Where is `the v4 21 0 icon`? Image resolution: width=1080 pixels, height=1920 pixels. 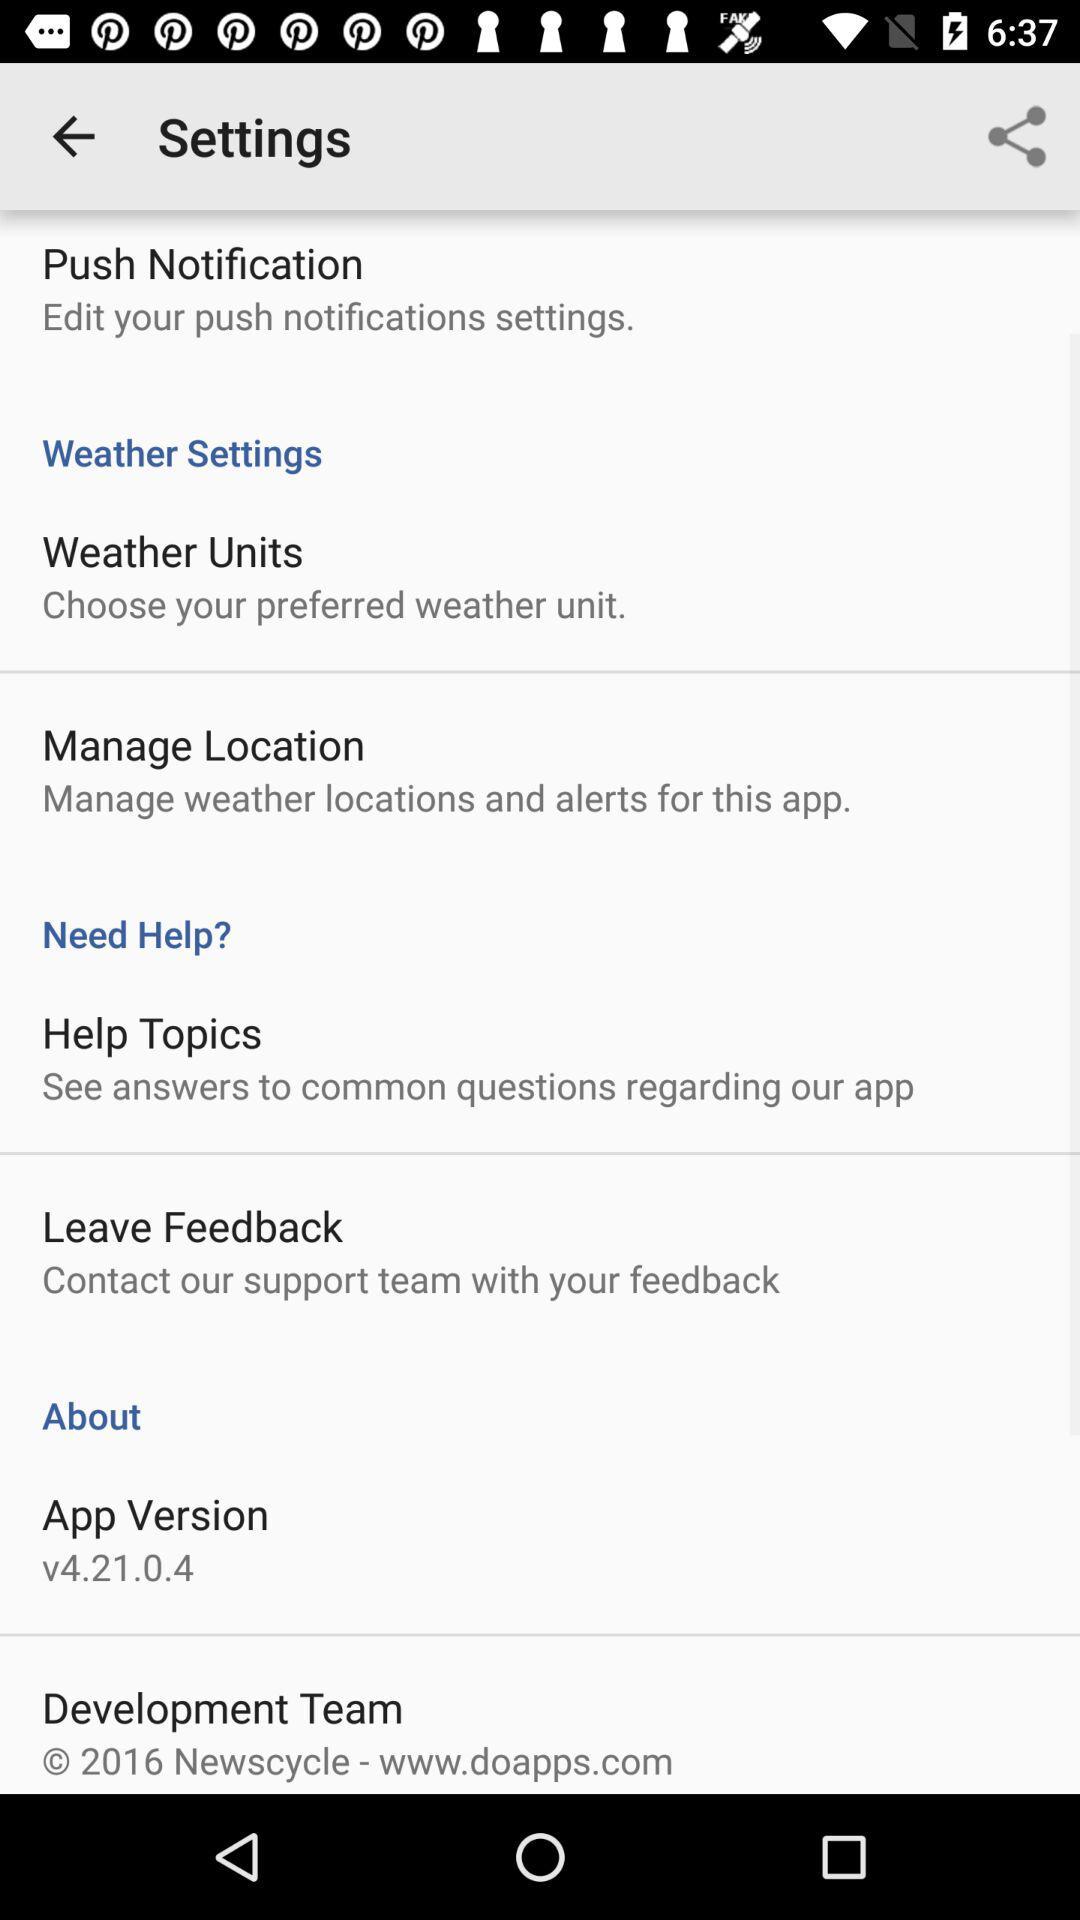 the v4 21 0 icon is located at coordinates (118, 1565).